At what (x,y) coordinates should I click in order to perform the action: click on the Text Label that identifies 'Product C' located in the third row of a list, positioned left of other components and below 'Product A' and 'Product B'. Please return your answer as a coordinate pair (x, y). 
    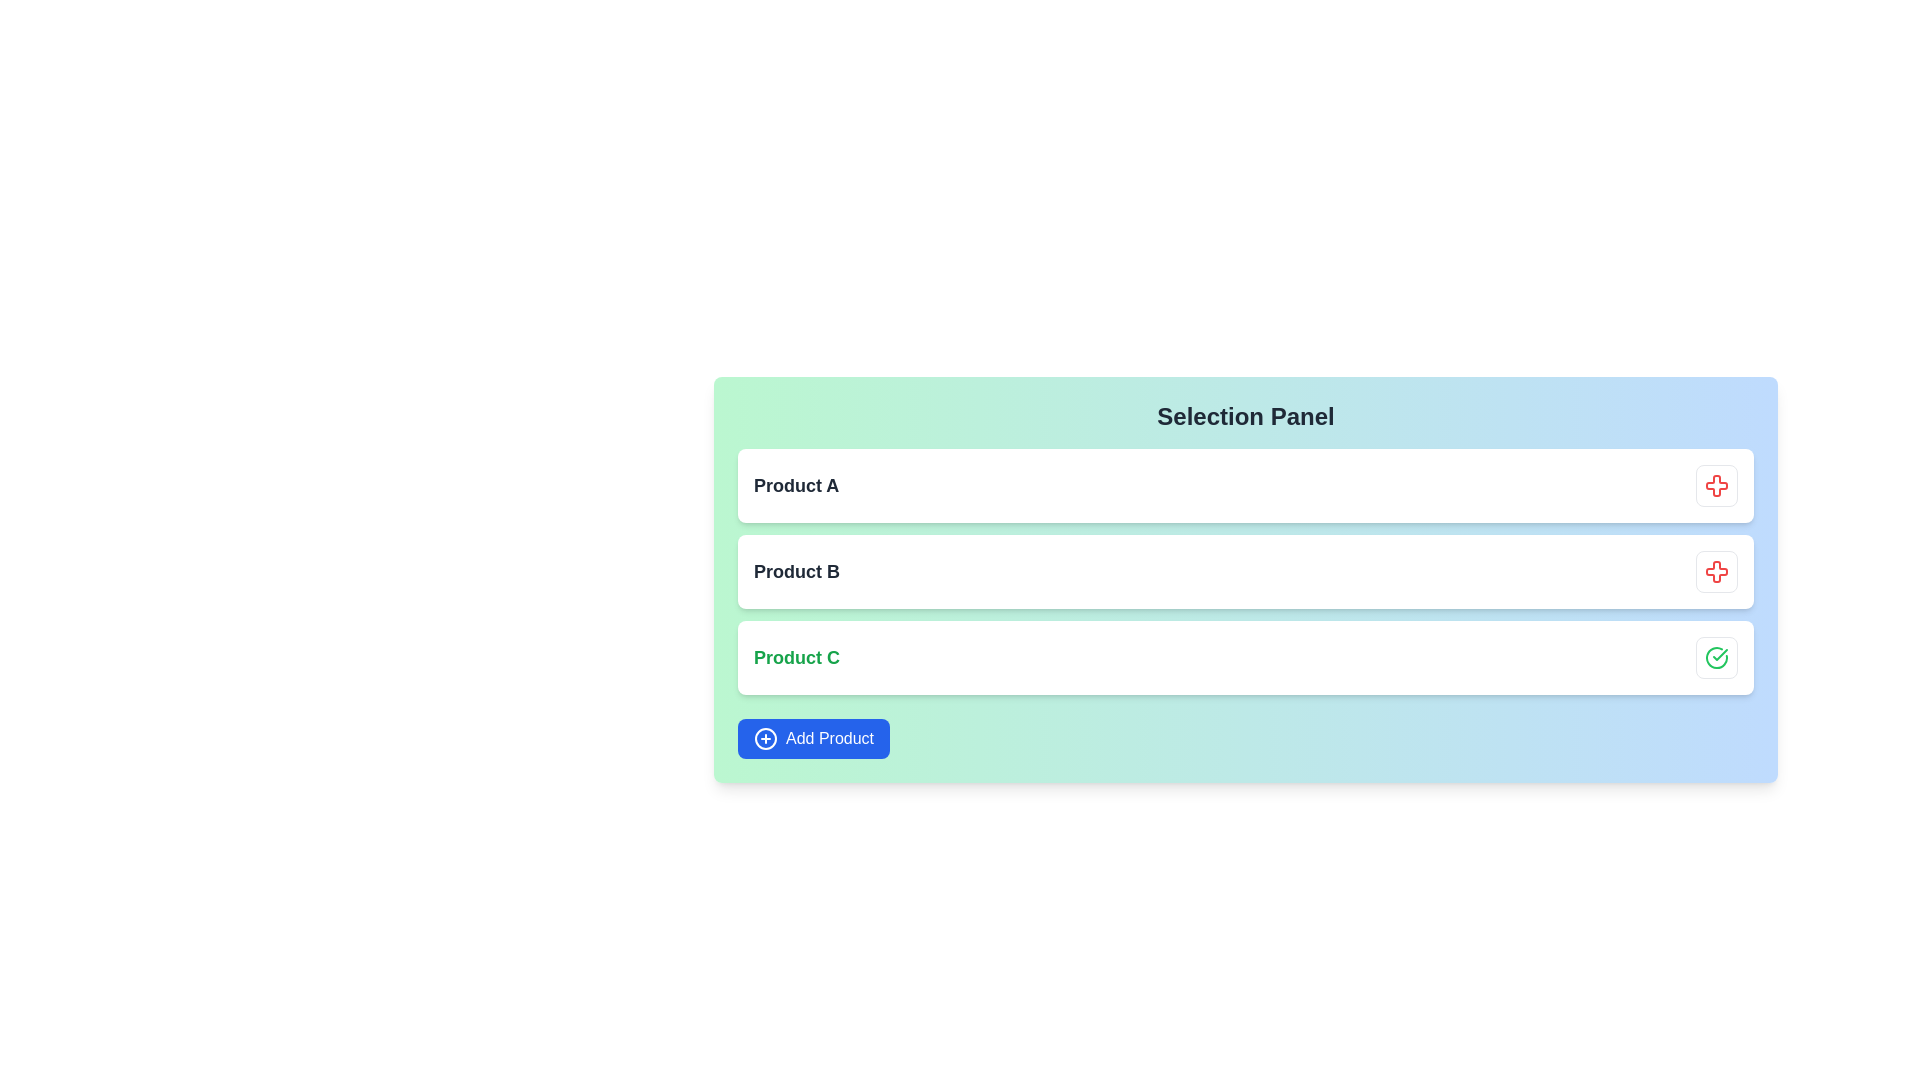
    Looking at the image, I should click on (795, 658).